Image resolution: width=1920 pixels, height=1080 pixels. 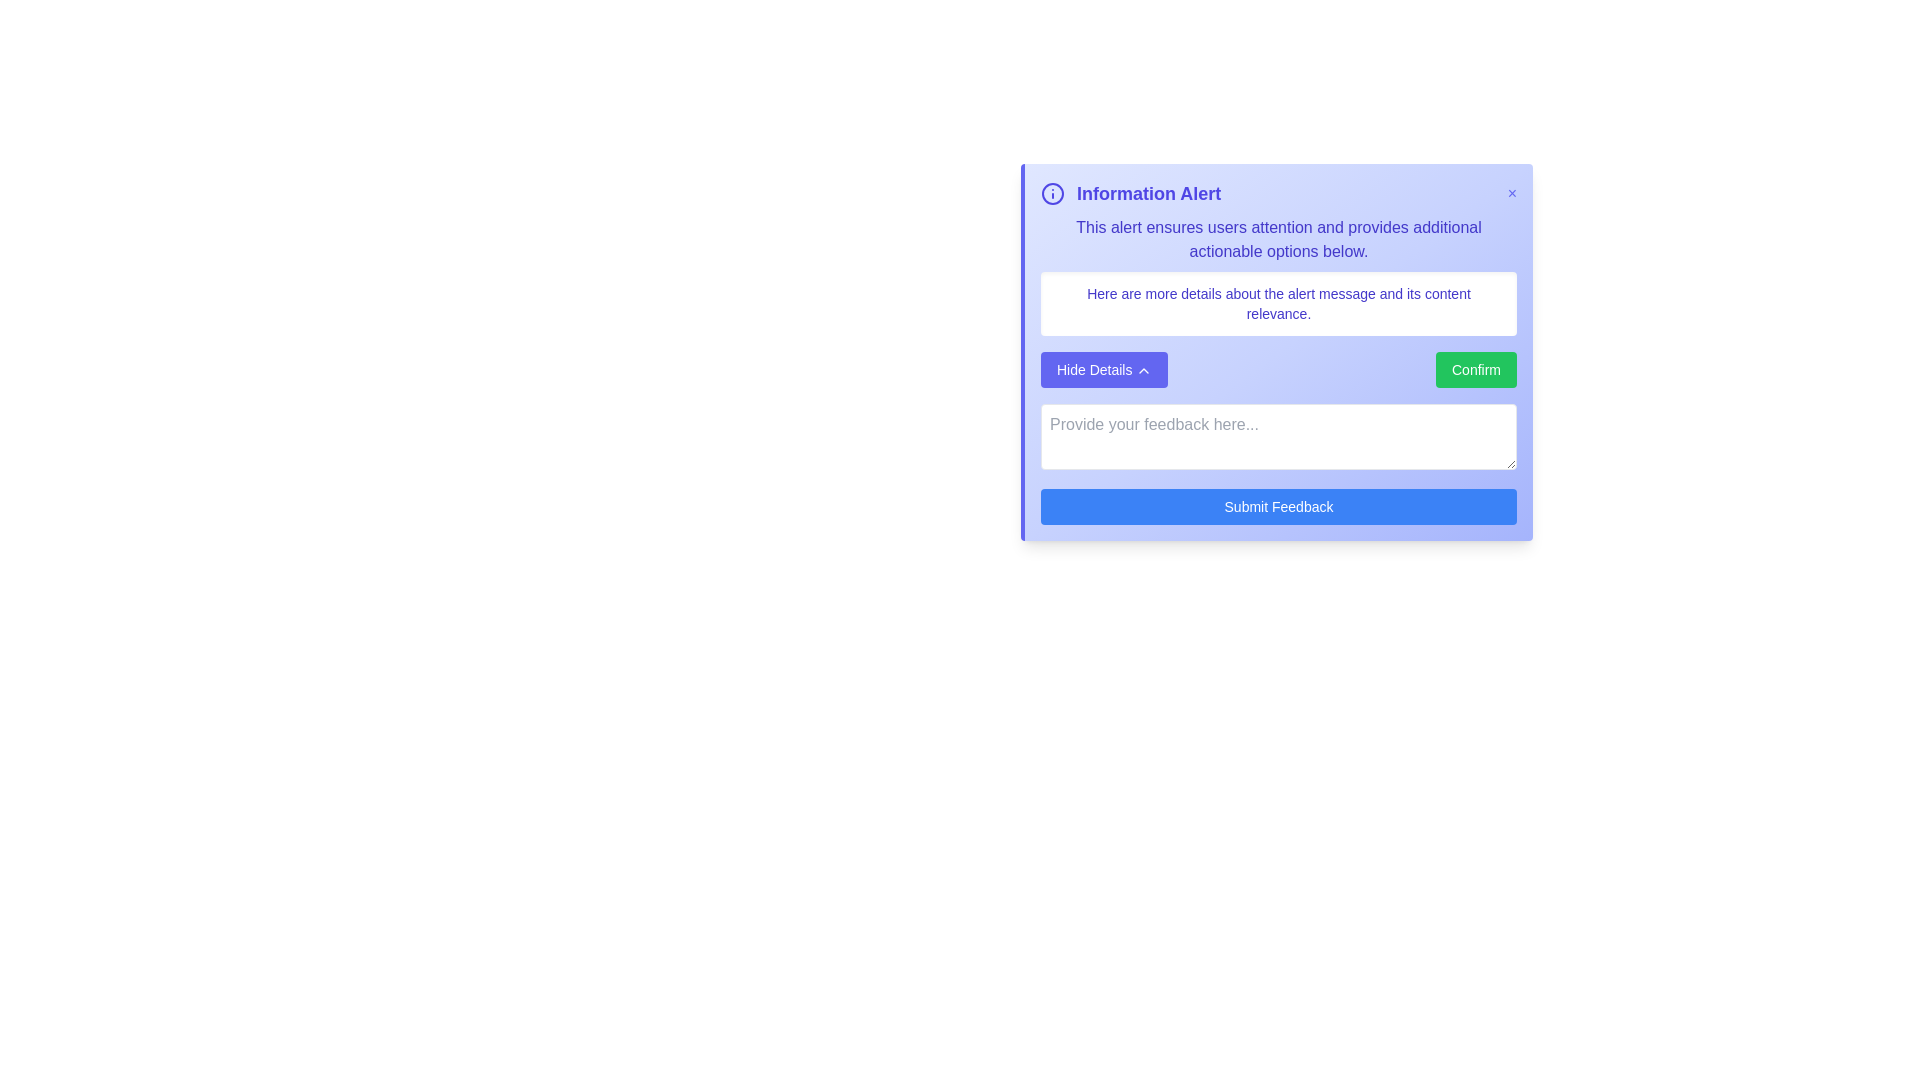 What do you see at coordinates (1512, 193) in the screenshot?
I see `the close button ('×') to dismiss the alert` at bounding box center [1512, 193].